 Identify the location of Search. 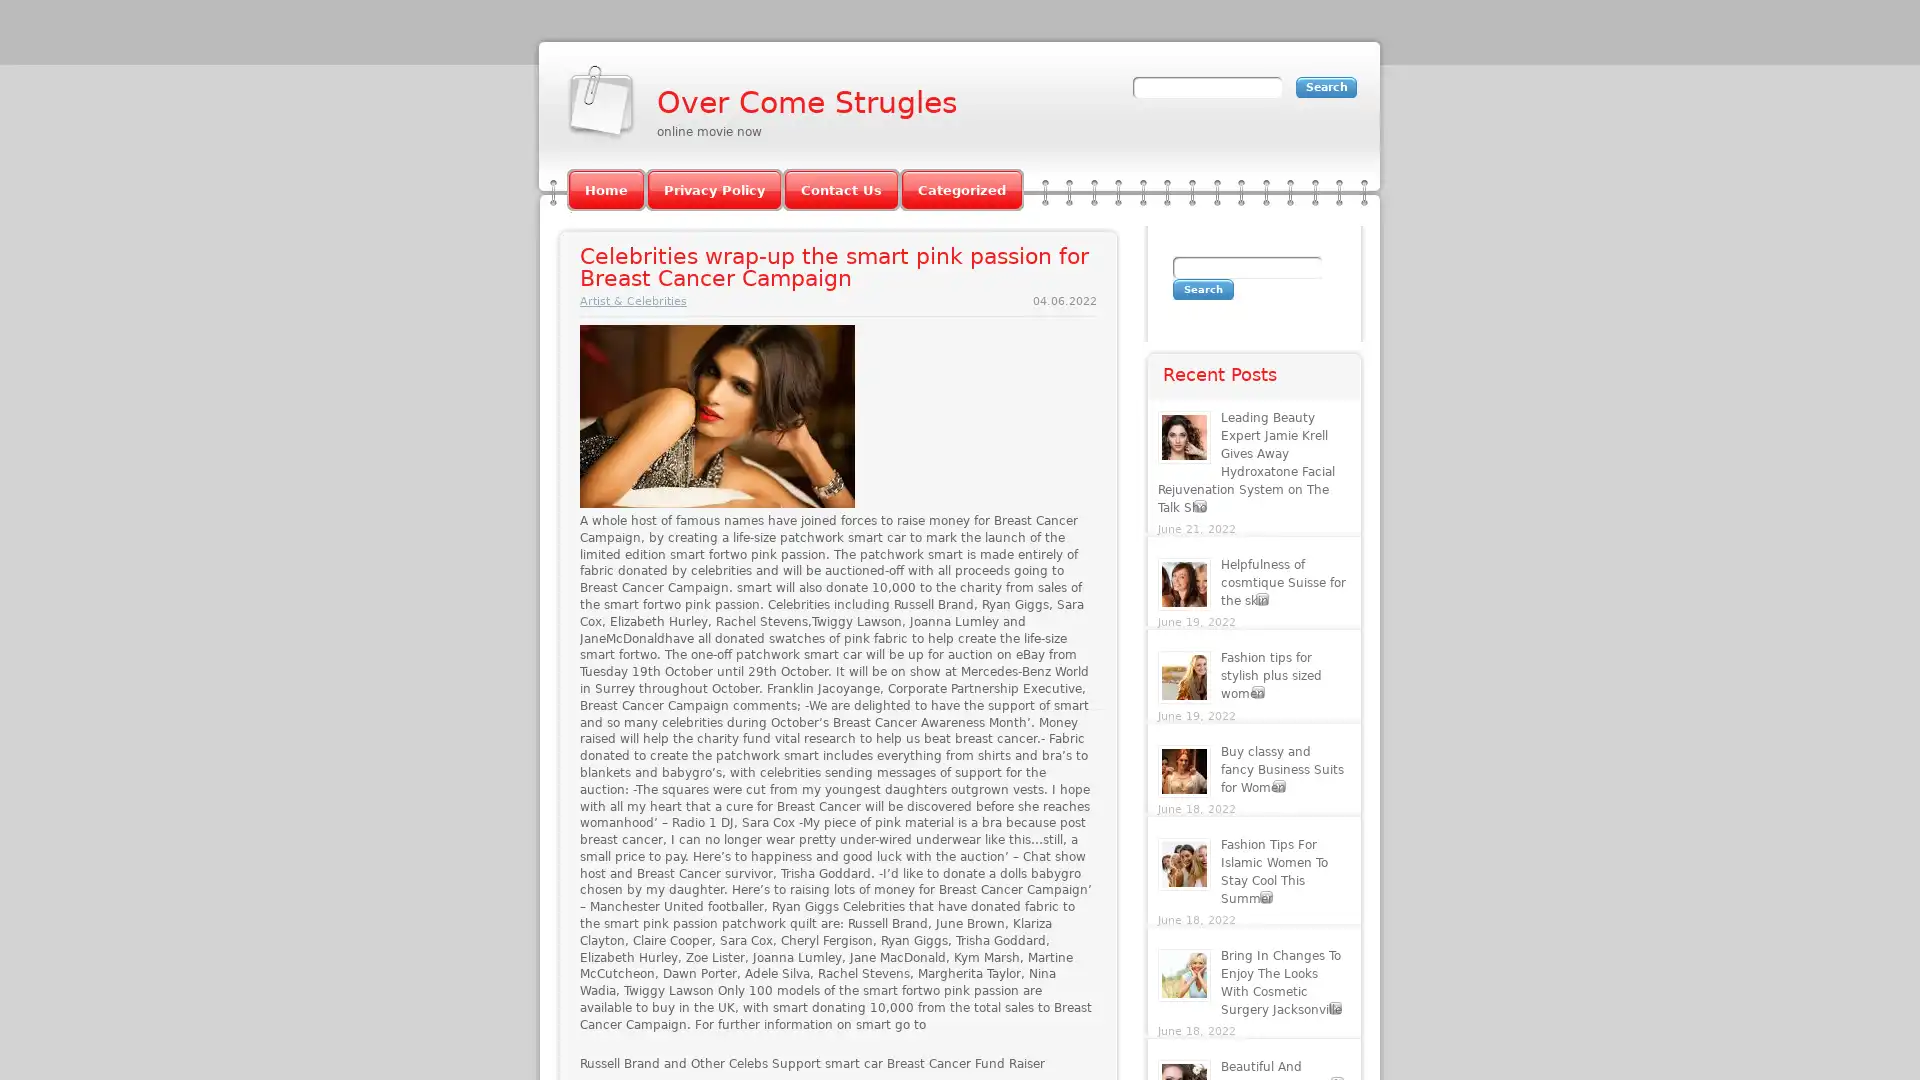
(1326, 86).